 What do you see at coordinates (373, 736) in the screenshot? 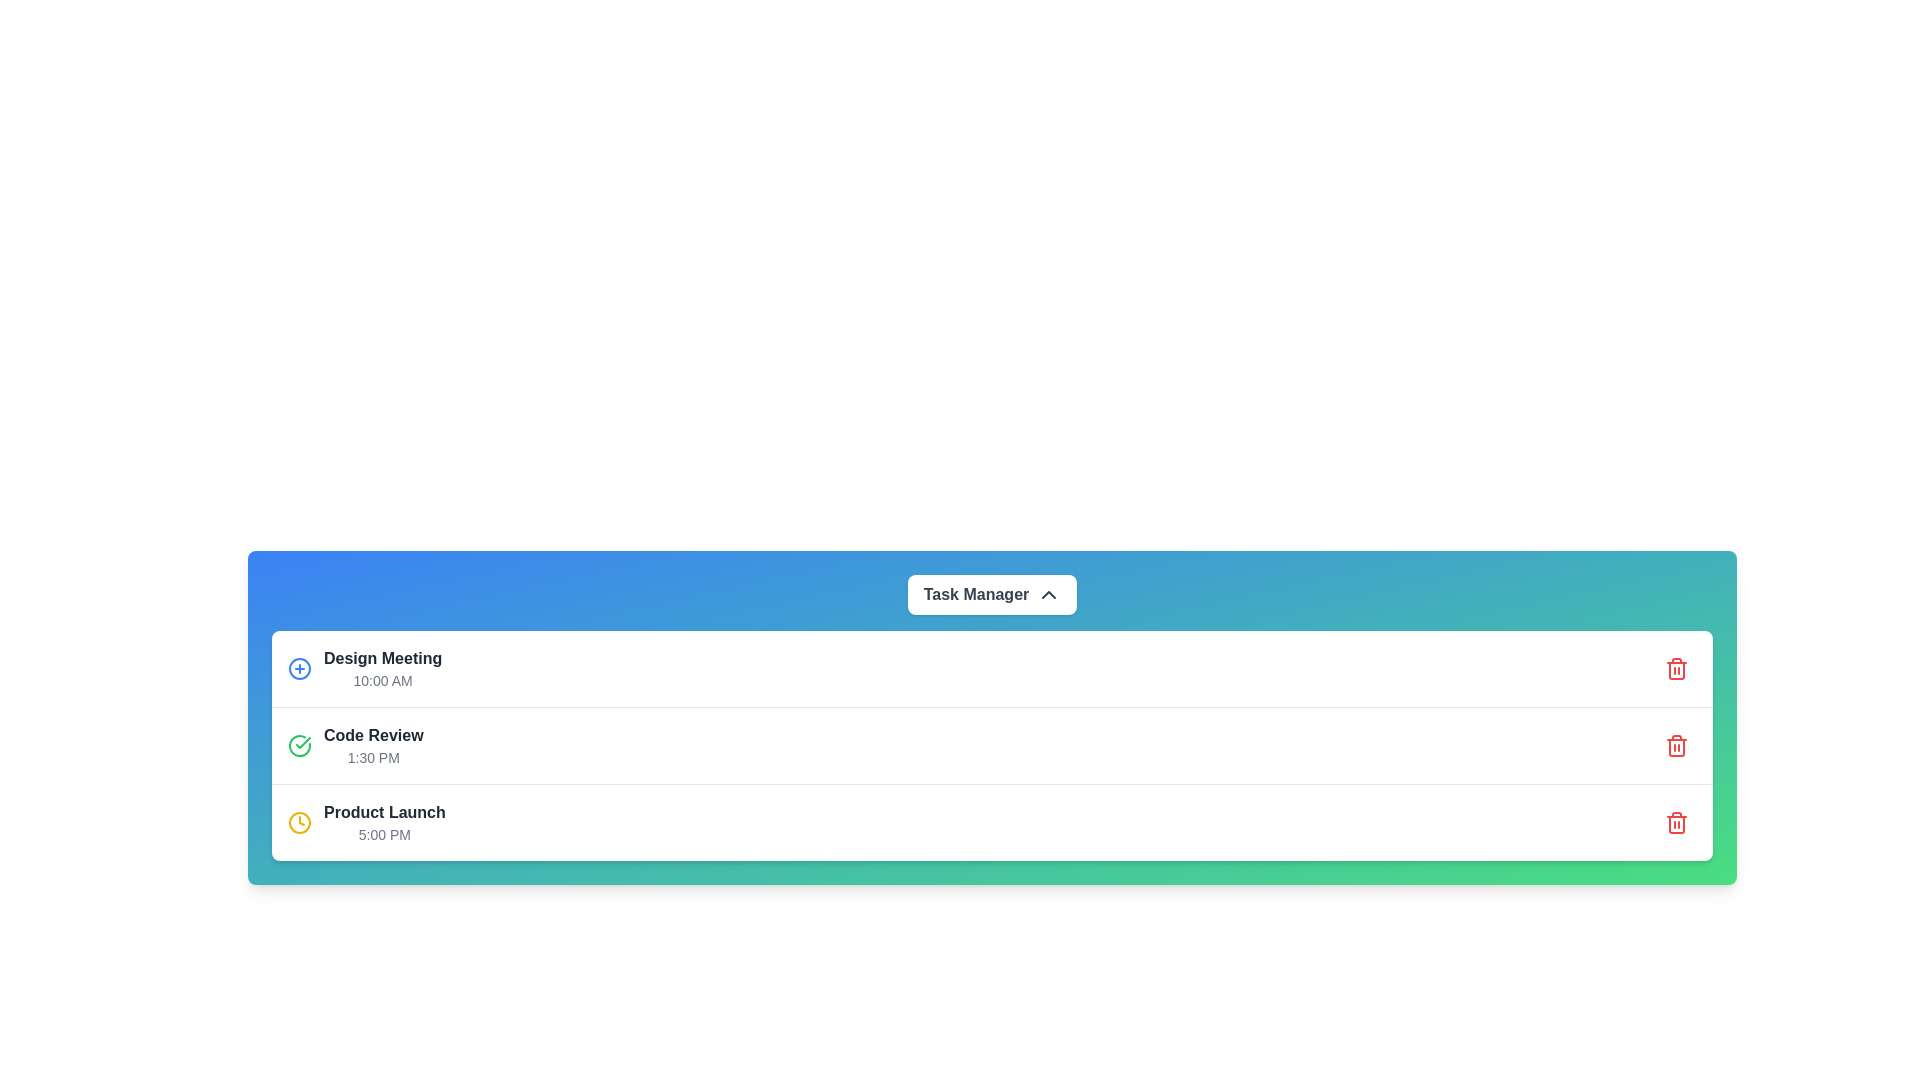
I see `'Code Review' text label displayed in bold, dark gray color located in the middle row of the 'Task Manager' interface, positioned above the '1:30 PM' timestamp and below the 'Design Meeting' task` at bounding box center [373, 736].